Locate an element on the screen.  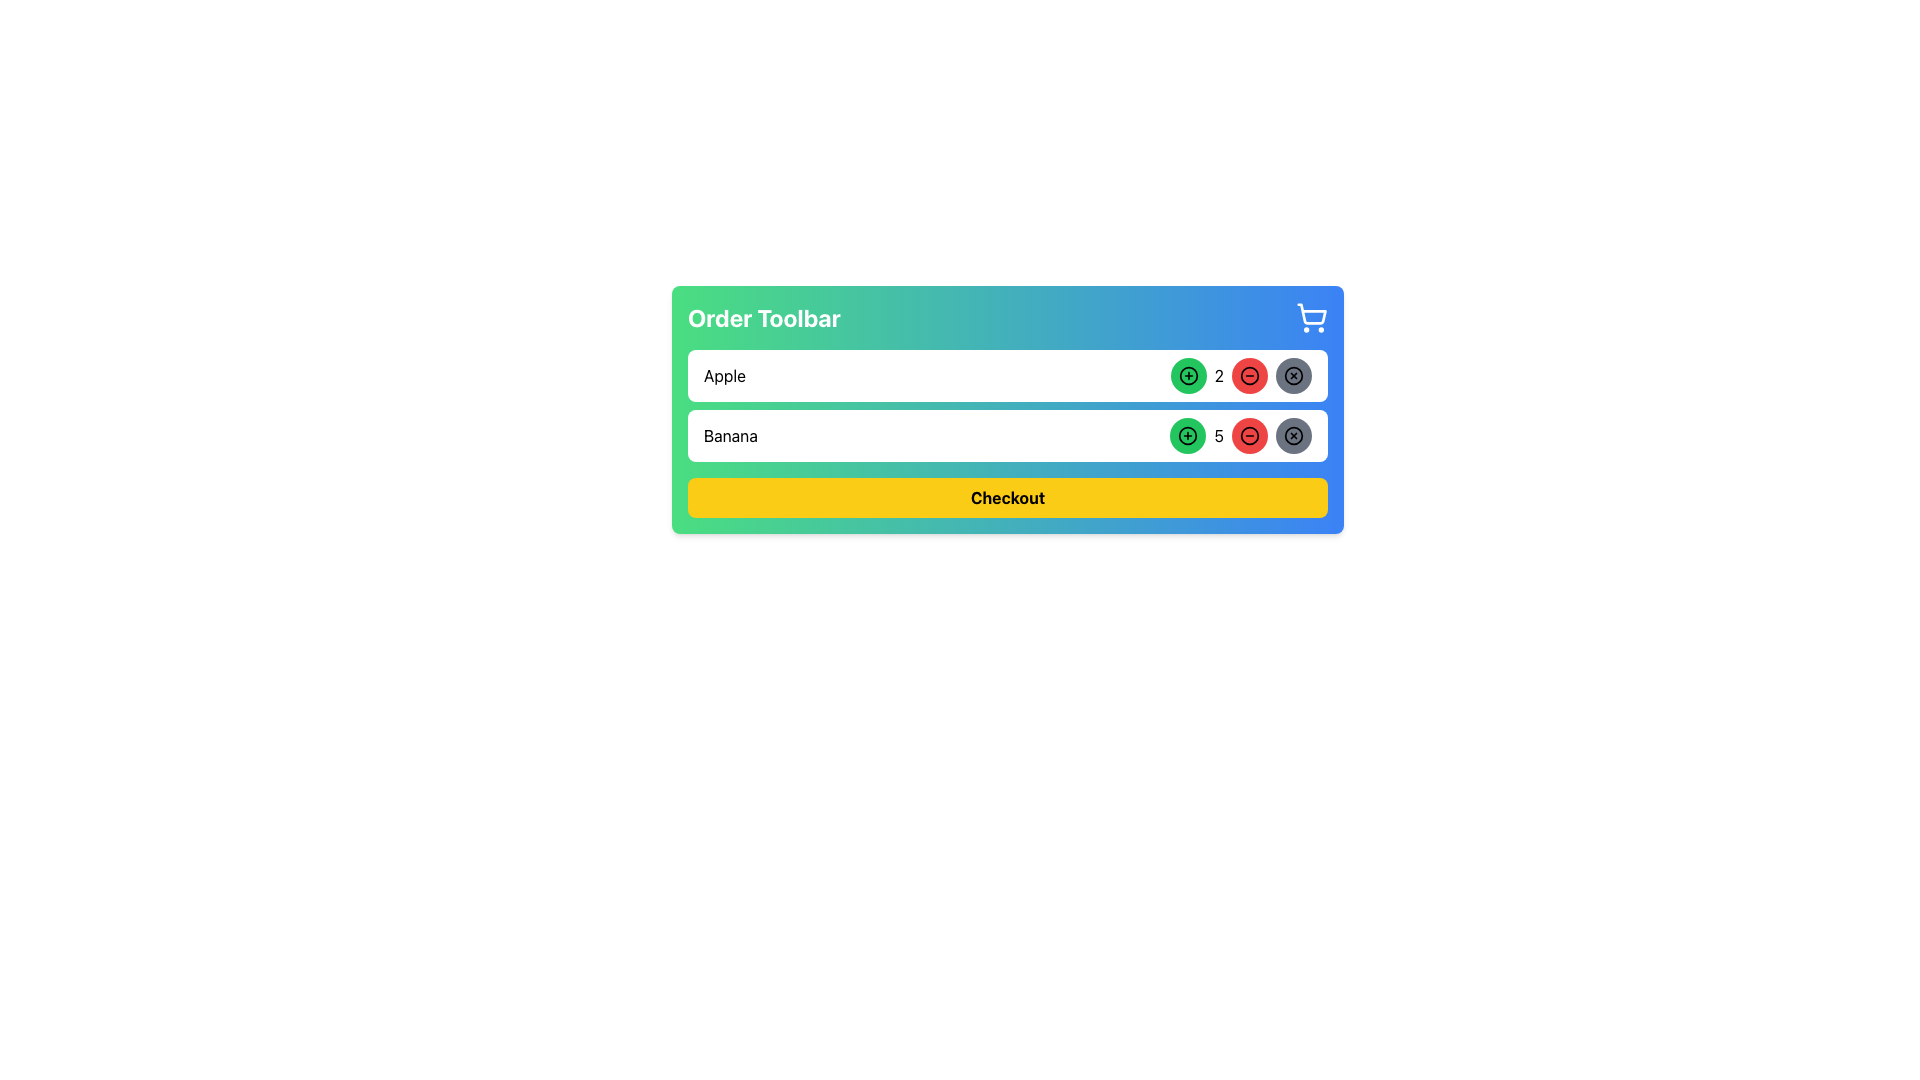
the Text Label displaying 'Apple' in the Order Toolbar, which is the first item in the list aligned to the left is located at coordinates (723, 375).